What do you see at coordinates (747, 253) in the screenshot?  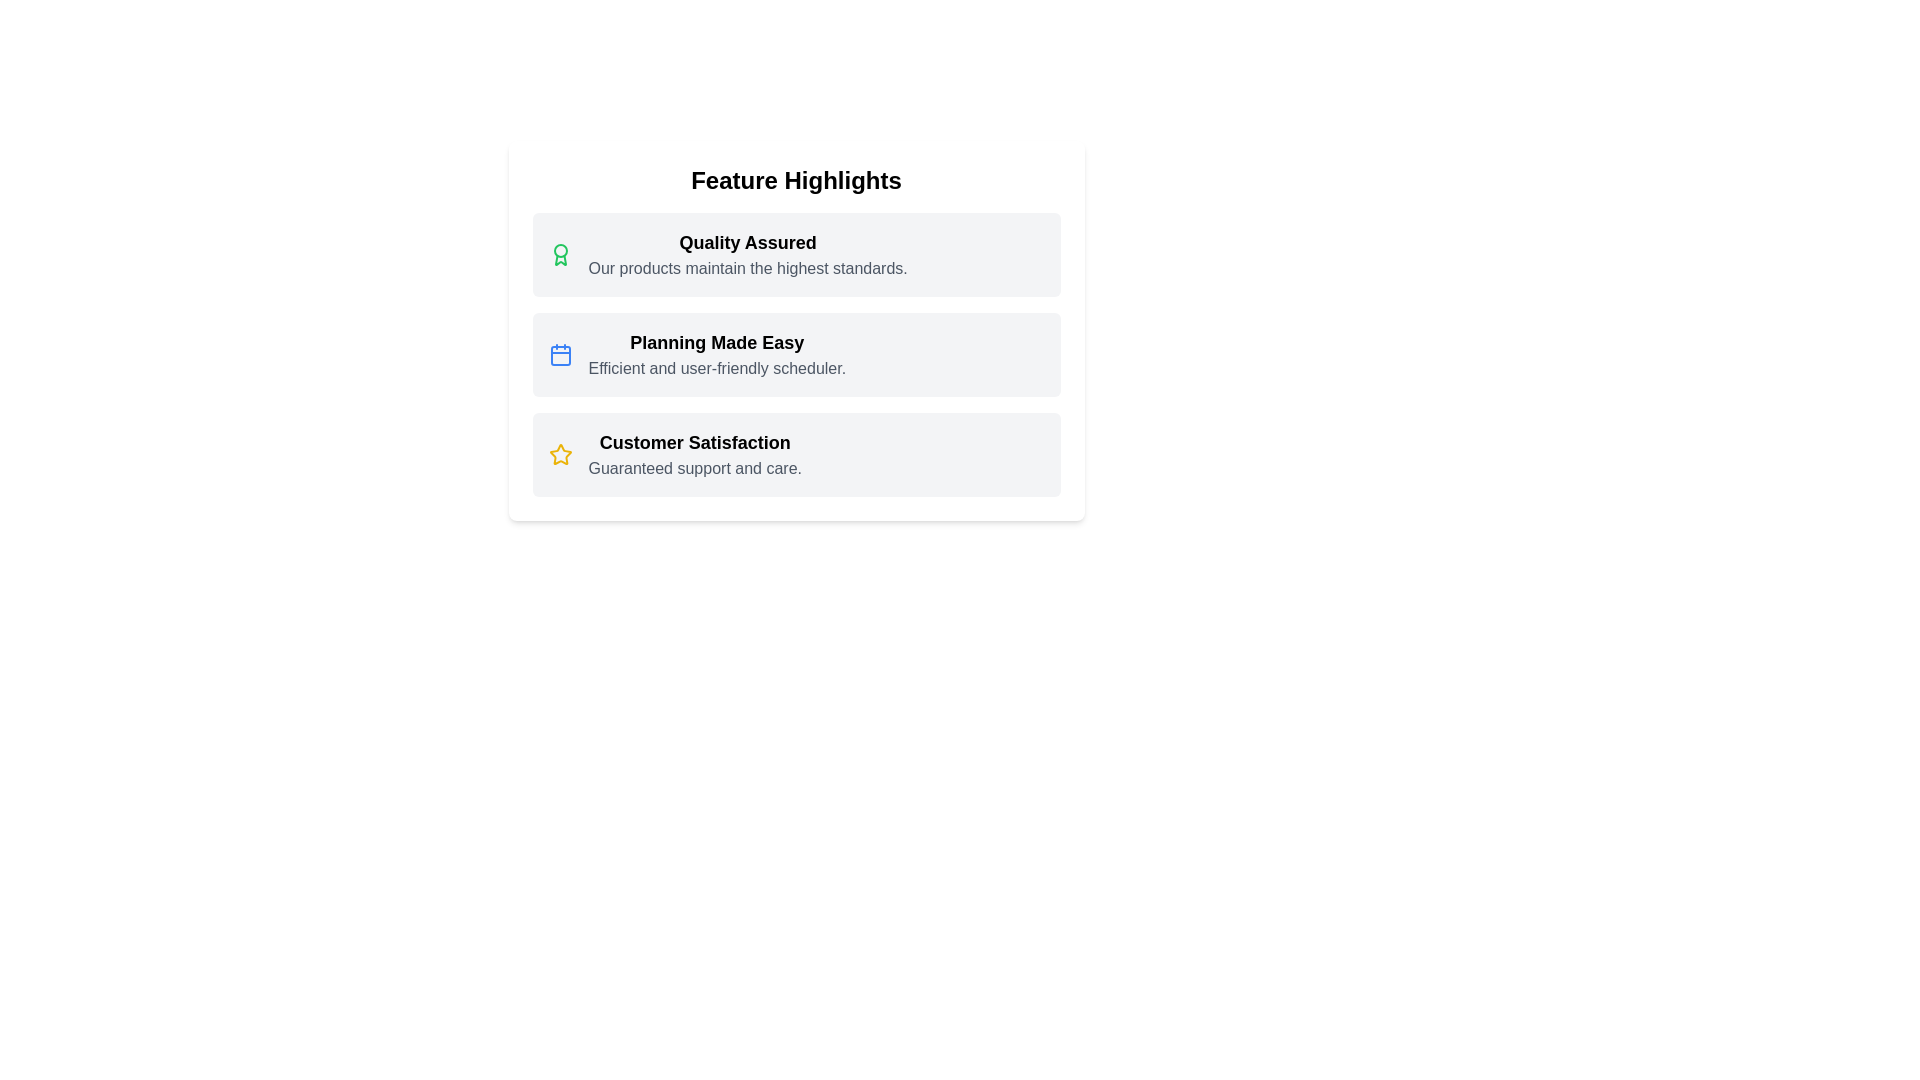 I see `the text block titled 'Quality Assured' which contains the description 'Our products maintain the highest standards'` at bounding box center [747, 253].